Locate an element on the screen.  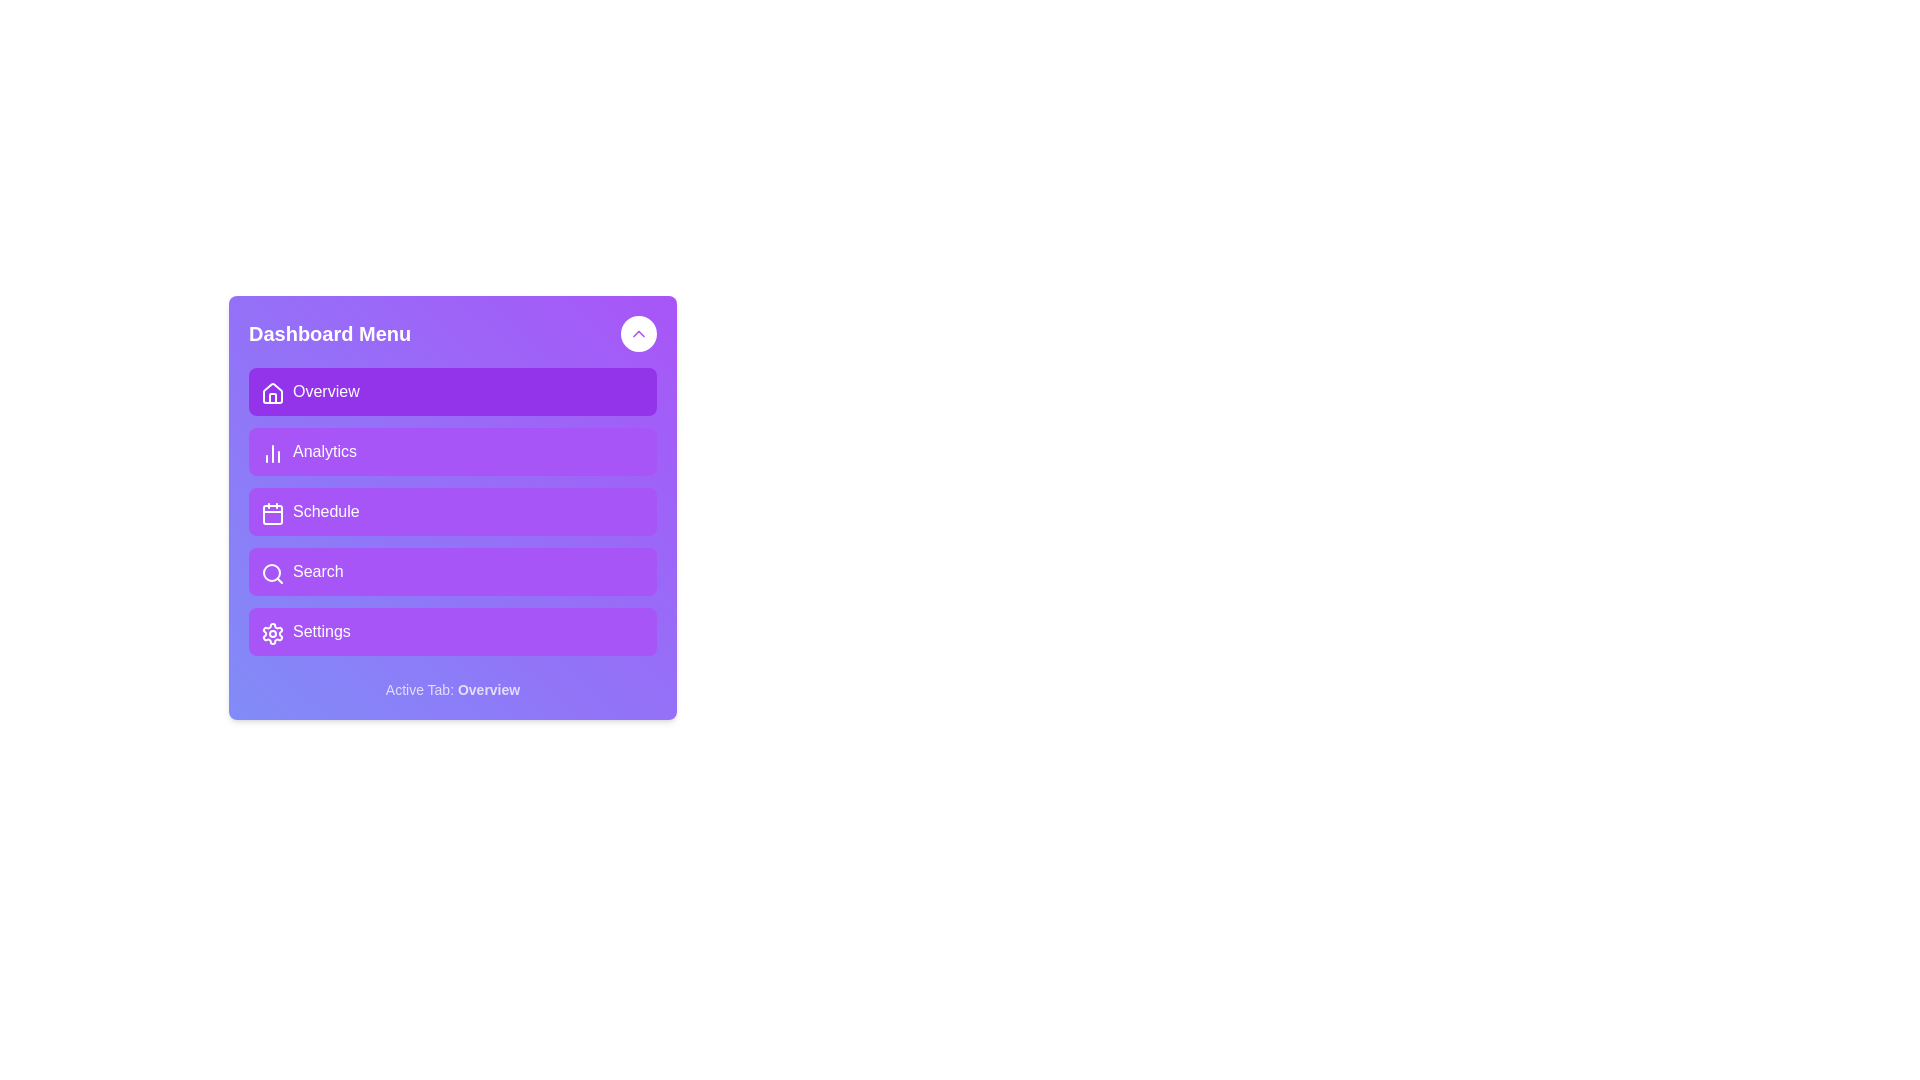
the central part of the cog icon in the settings button located in the last row of the menu is located at coordinates (272, 633).